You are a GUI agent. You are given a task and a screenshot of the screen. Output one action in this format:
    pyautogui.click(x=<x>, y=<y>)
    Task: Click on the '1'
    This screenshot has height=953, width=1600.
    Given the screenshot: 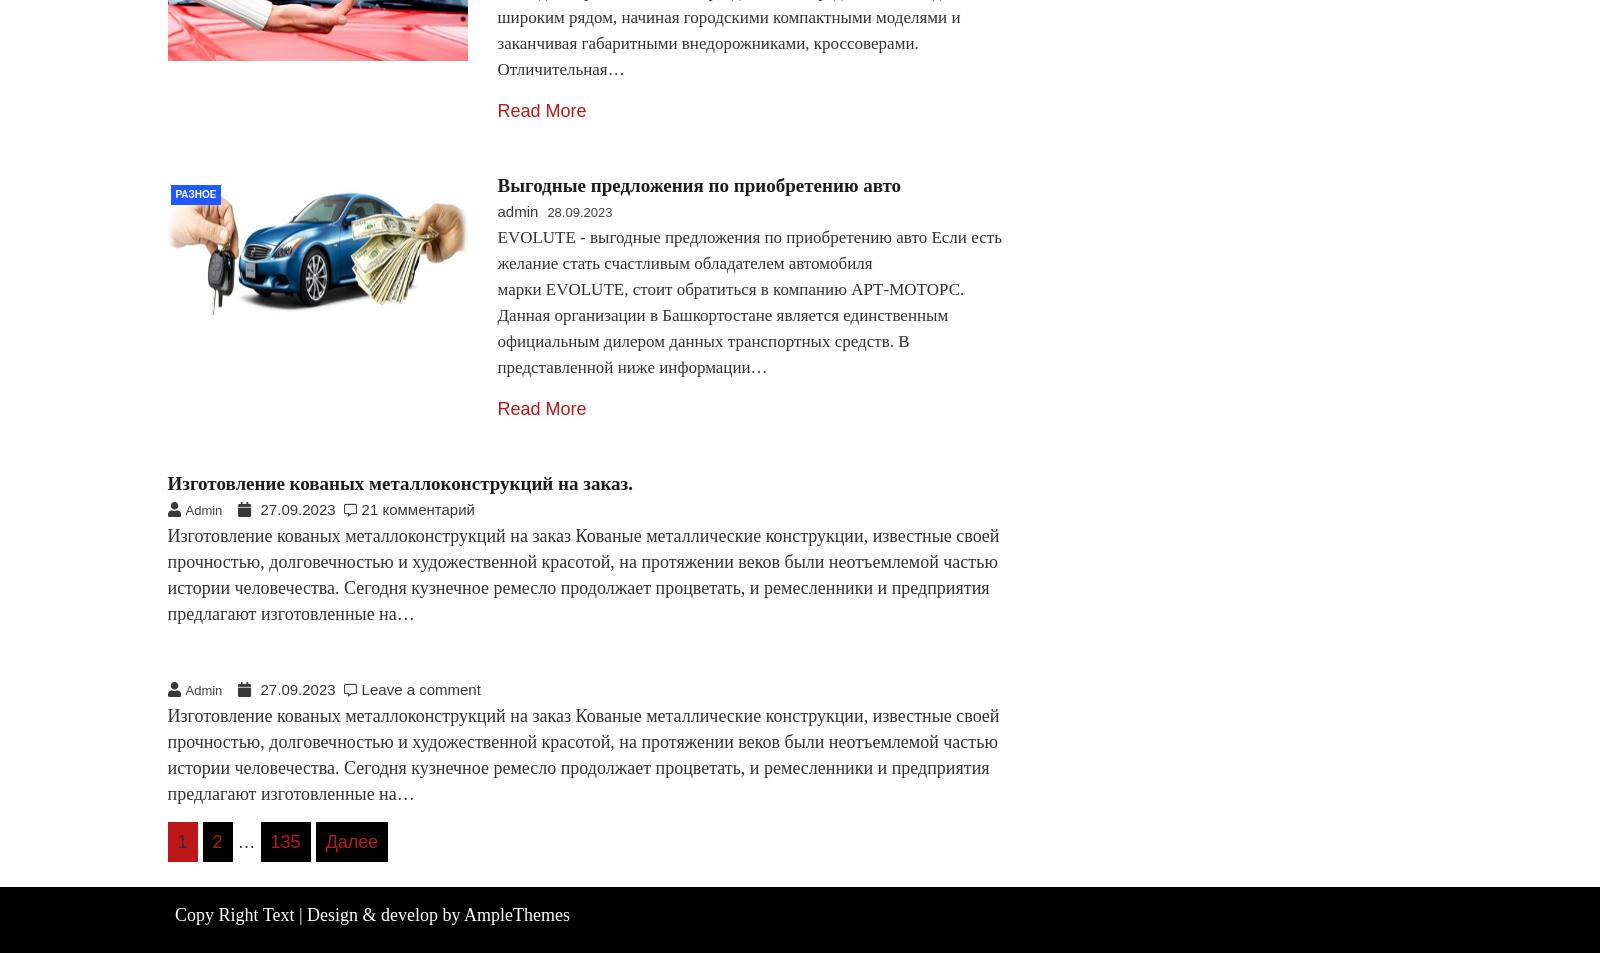 What is the action you would take?
    pyautogui.click(x=181, y=841)
    